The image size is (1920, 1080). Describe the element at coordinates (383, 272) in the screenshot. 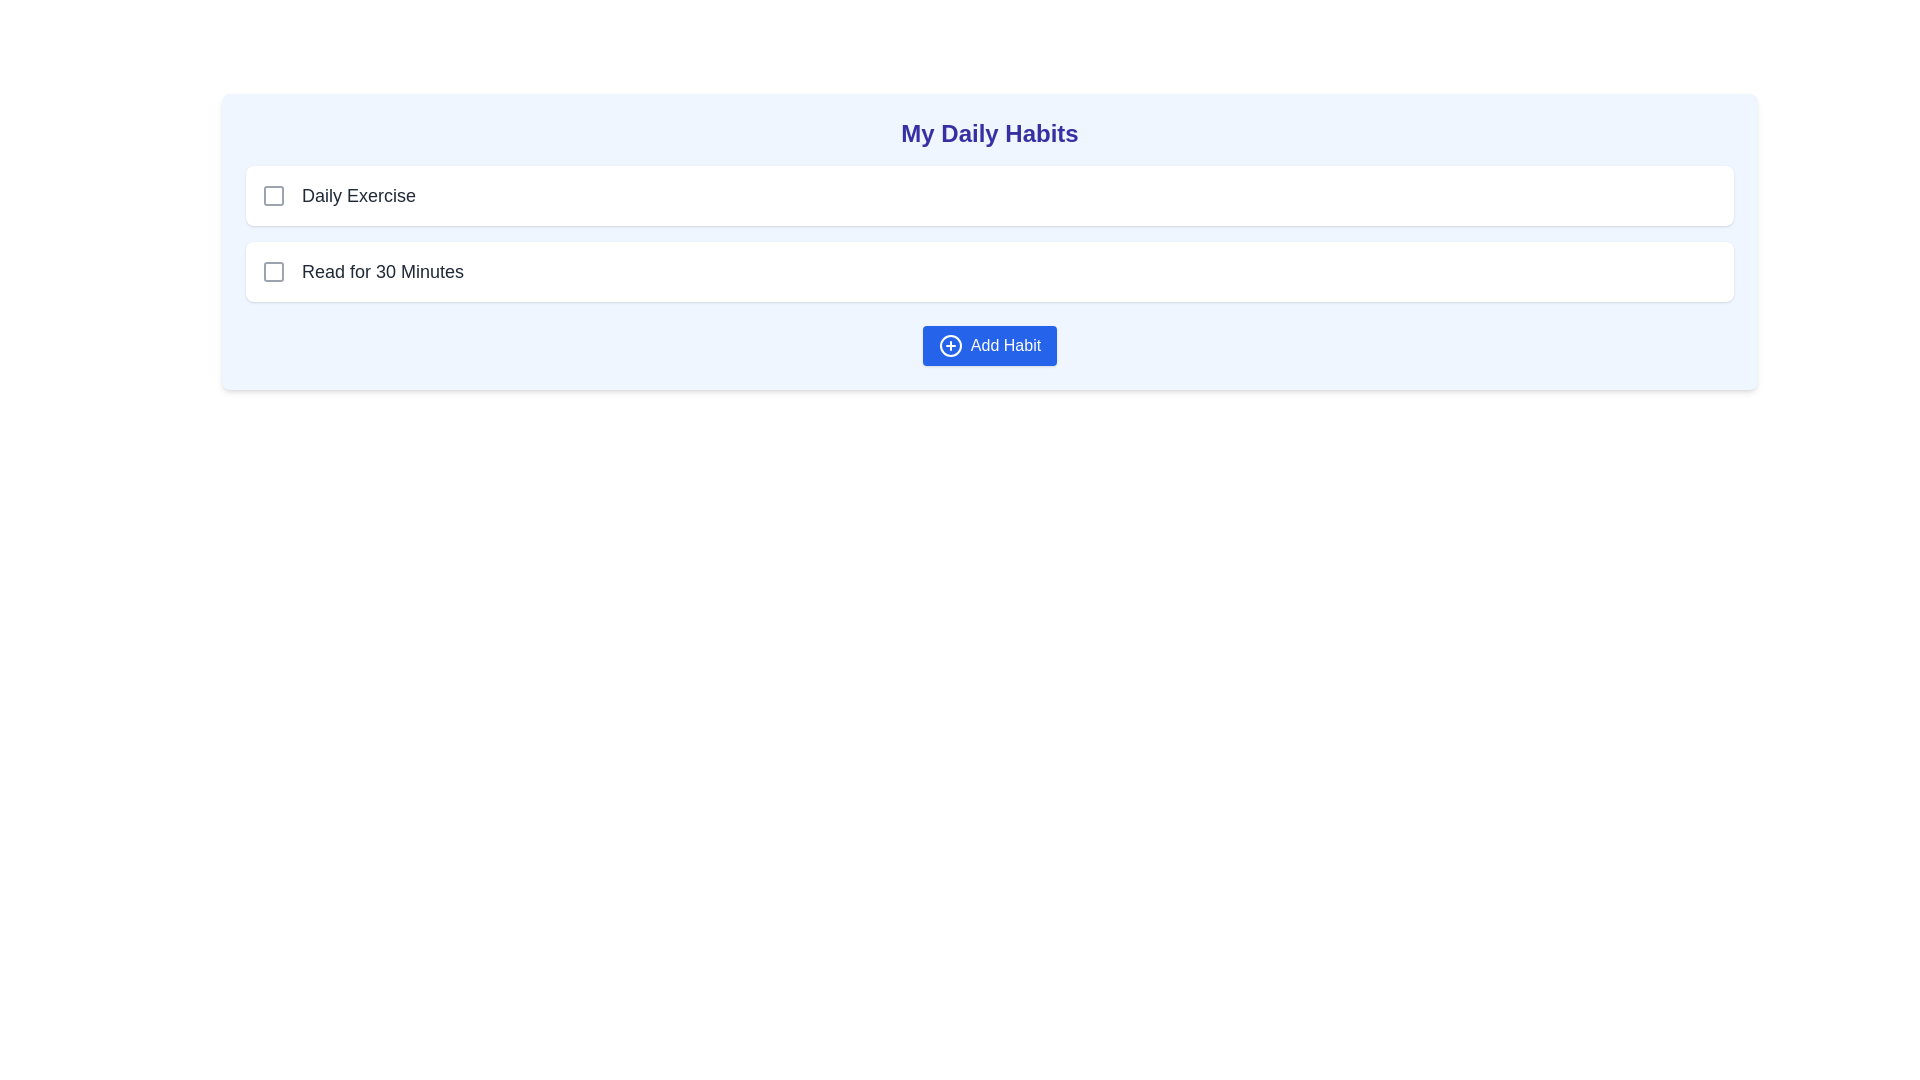

I see `the content of the text label displaying 'Read for 30 Minutes', which is the second checklist item in the vertical list` at that location.